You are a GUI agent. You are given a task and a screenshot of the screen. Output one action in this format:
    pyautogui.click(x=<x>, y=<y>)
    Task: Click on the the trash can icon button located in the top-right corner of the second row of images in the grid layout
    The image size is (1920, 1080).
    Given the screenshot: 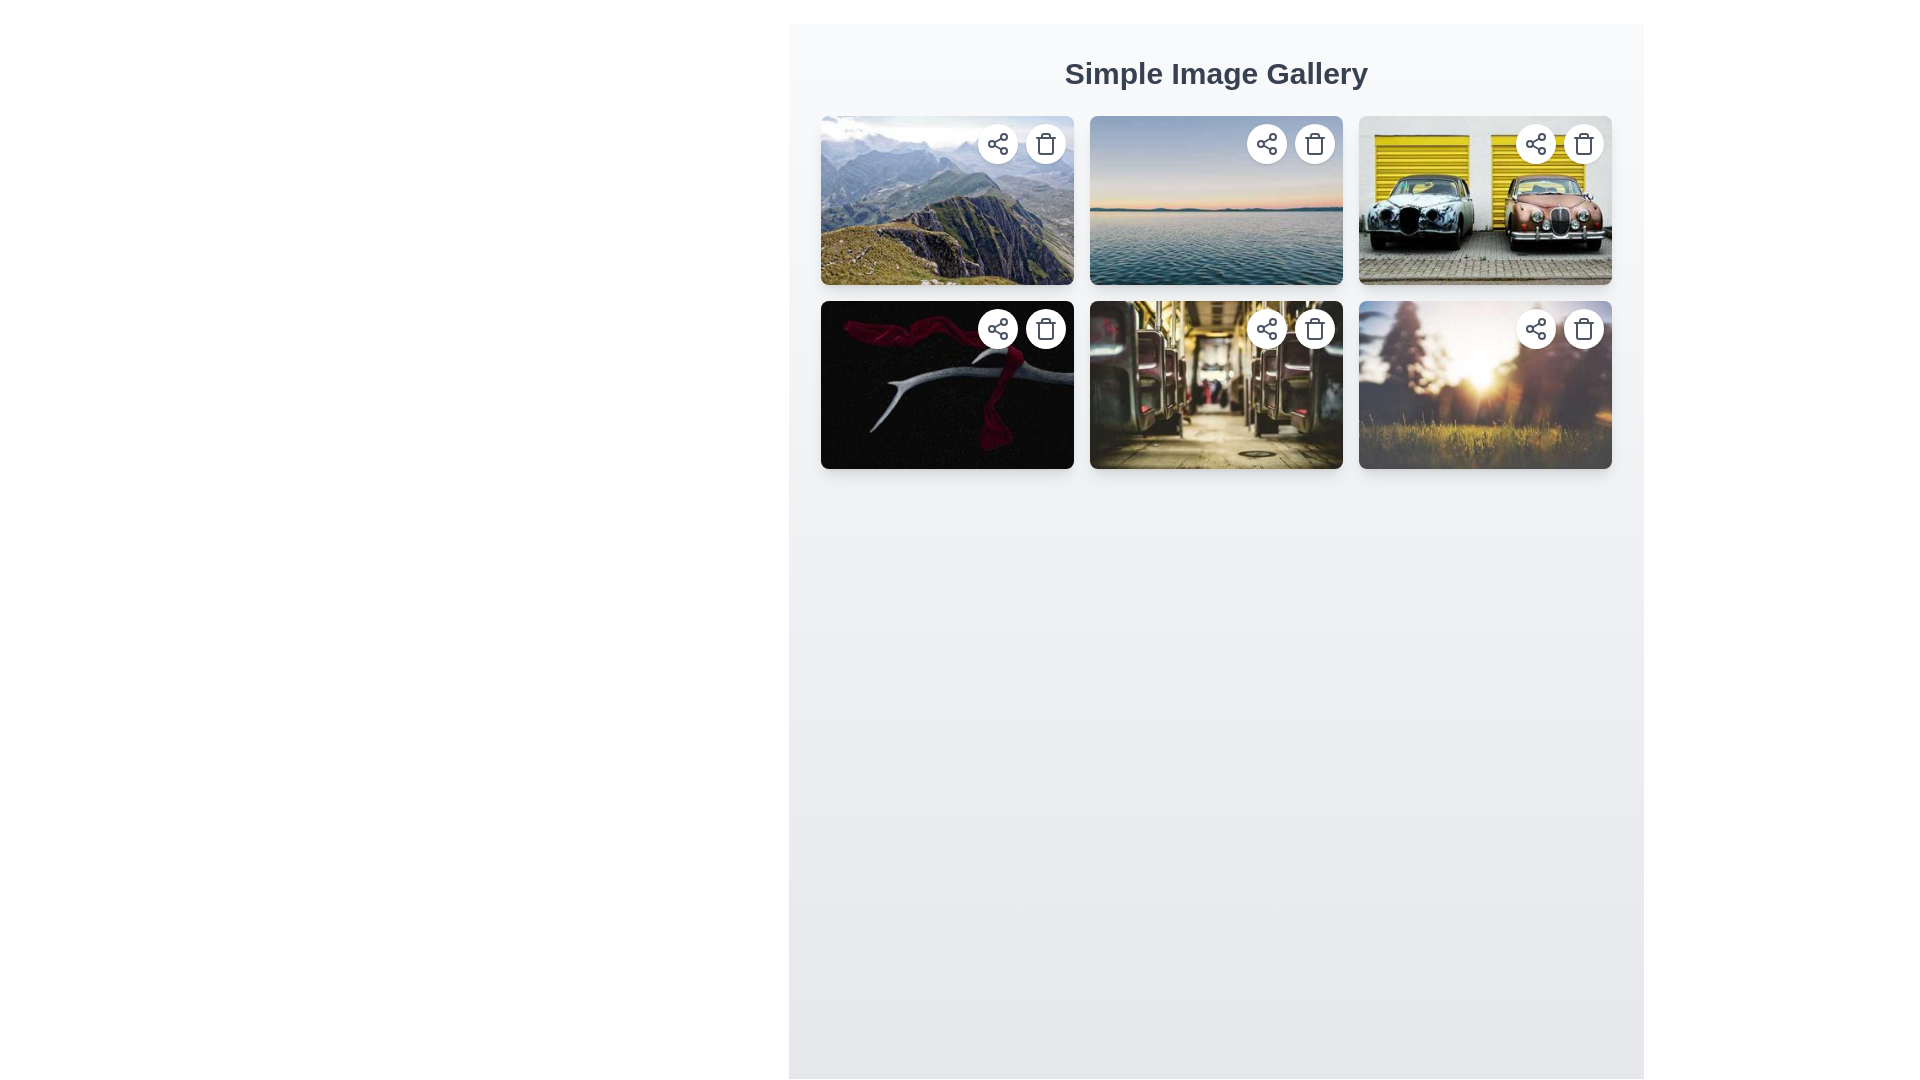 What is the action you would take?
    pyautogui.click(x=1315, y=326)
    